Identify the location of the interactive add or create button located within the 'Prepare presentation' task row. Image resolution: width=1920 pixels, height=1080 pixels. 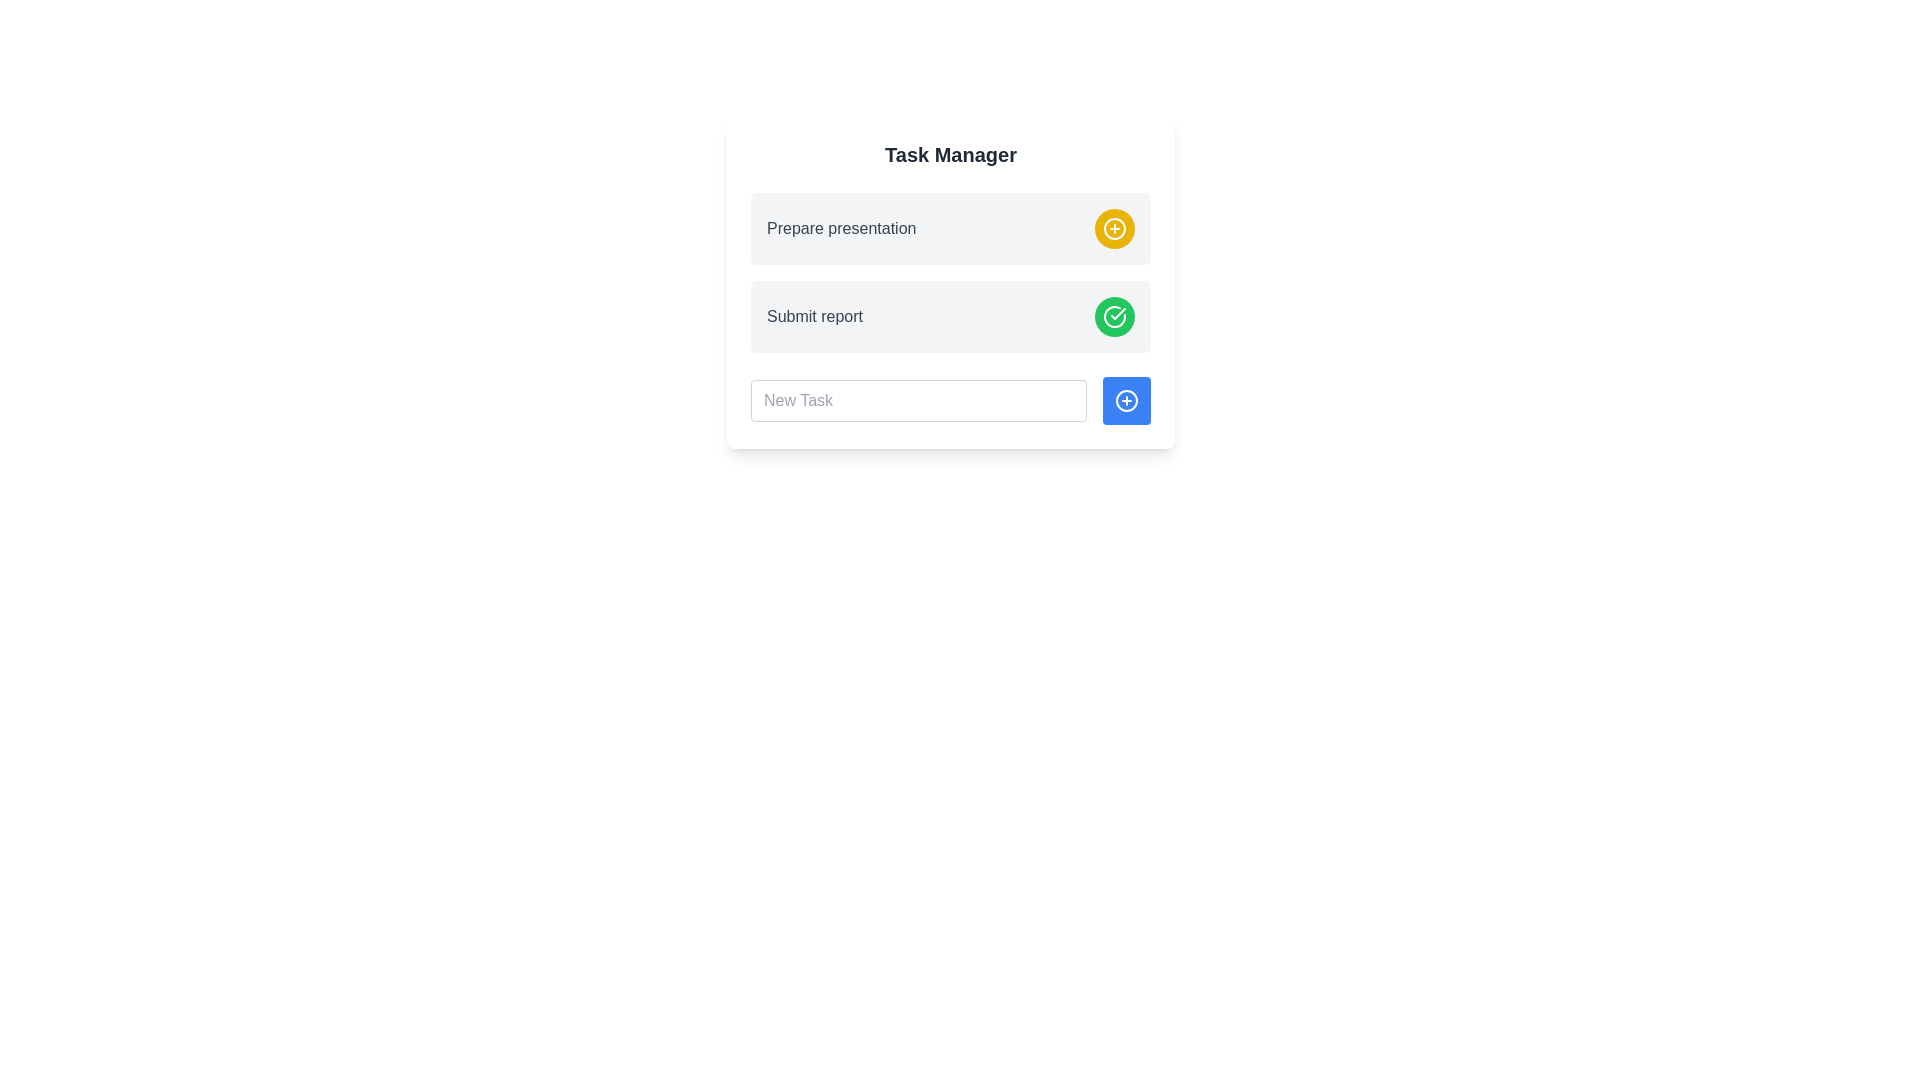
(1113, 227).